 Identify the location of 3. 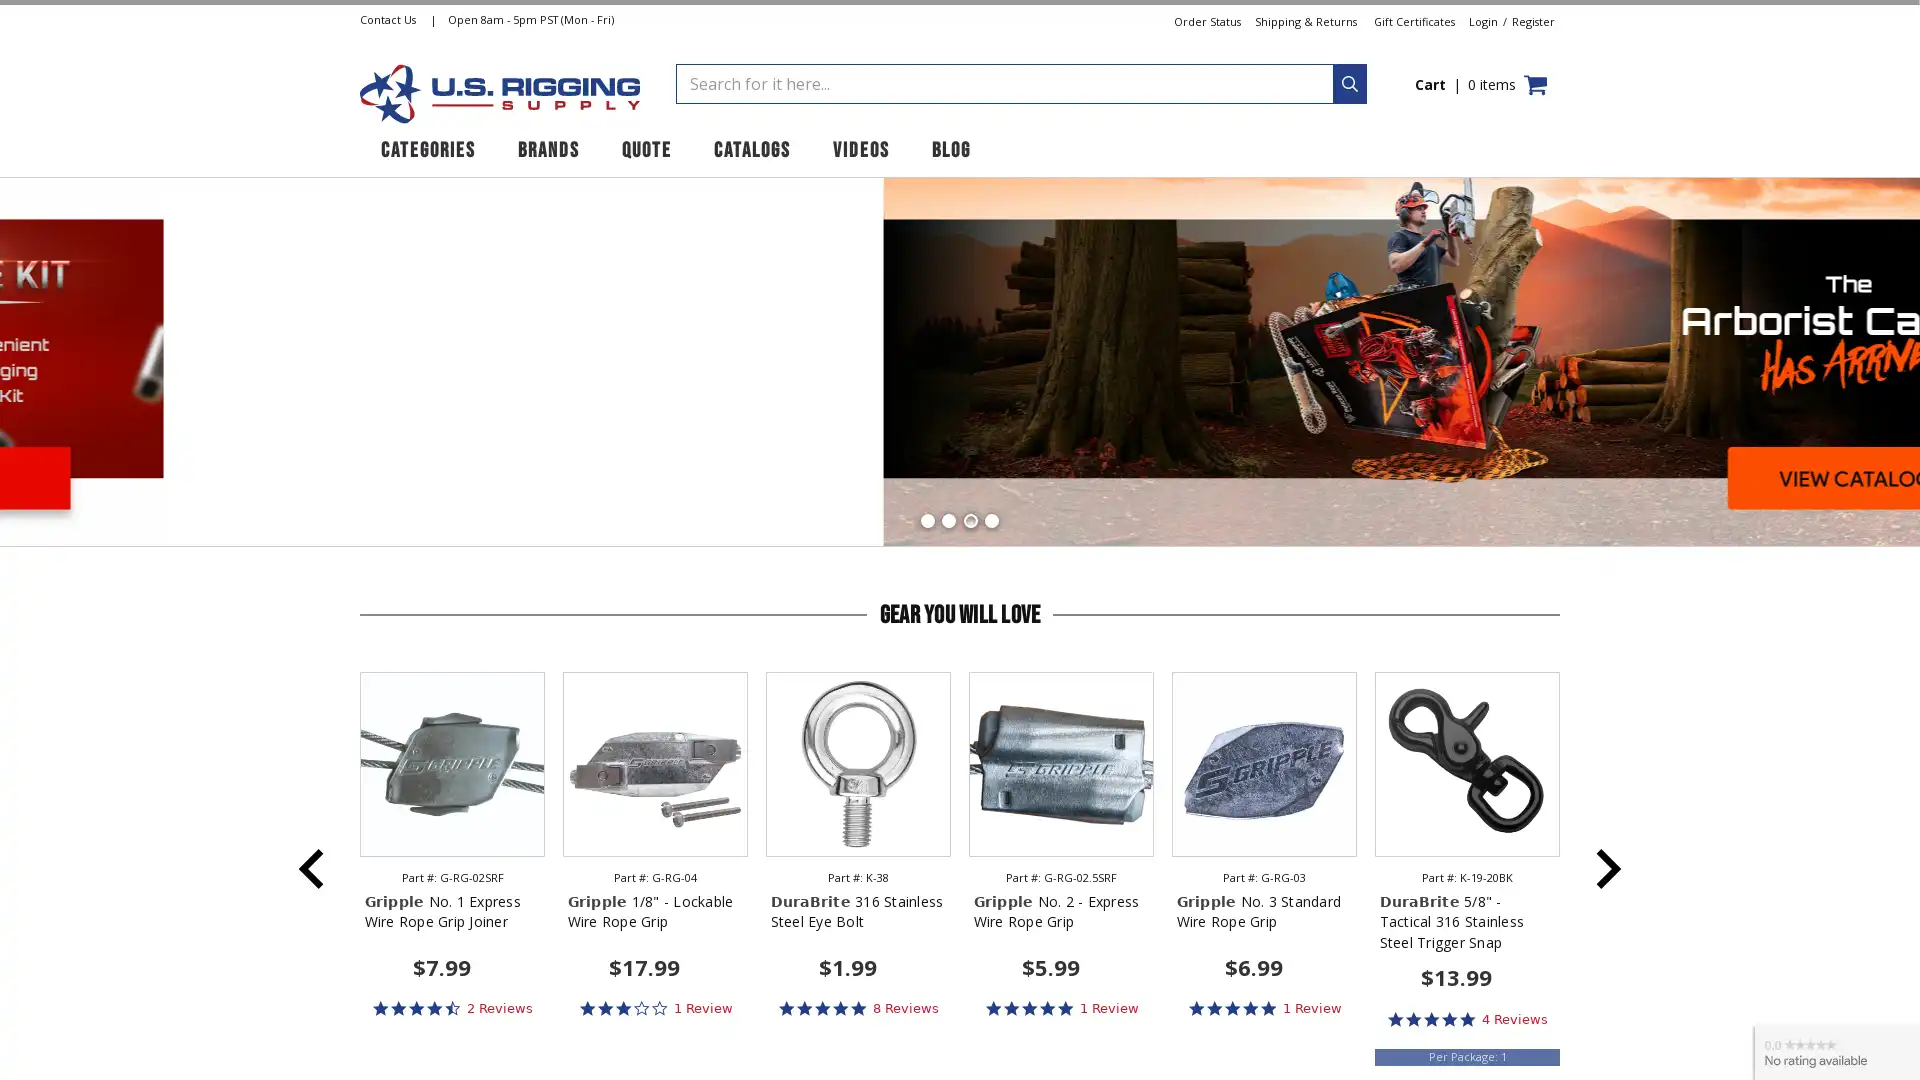
(969, 519).